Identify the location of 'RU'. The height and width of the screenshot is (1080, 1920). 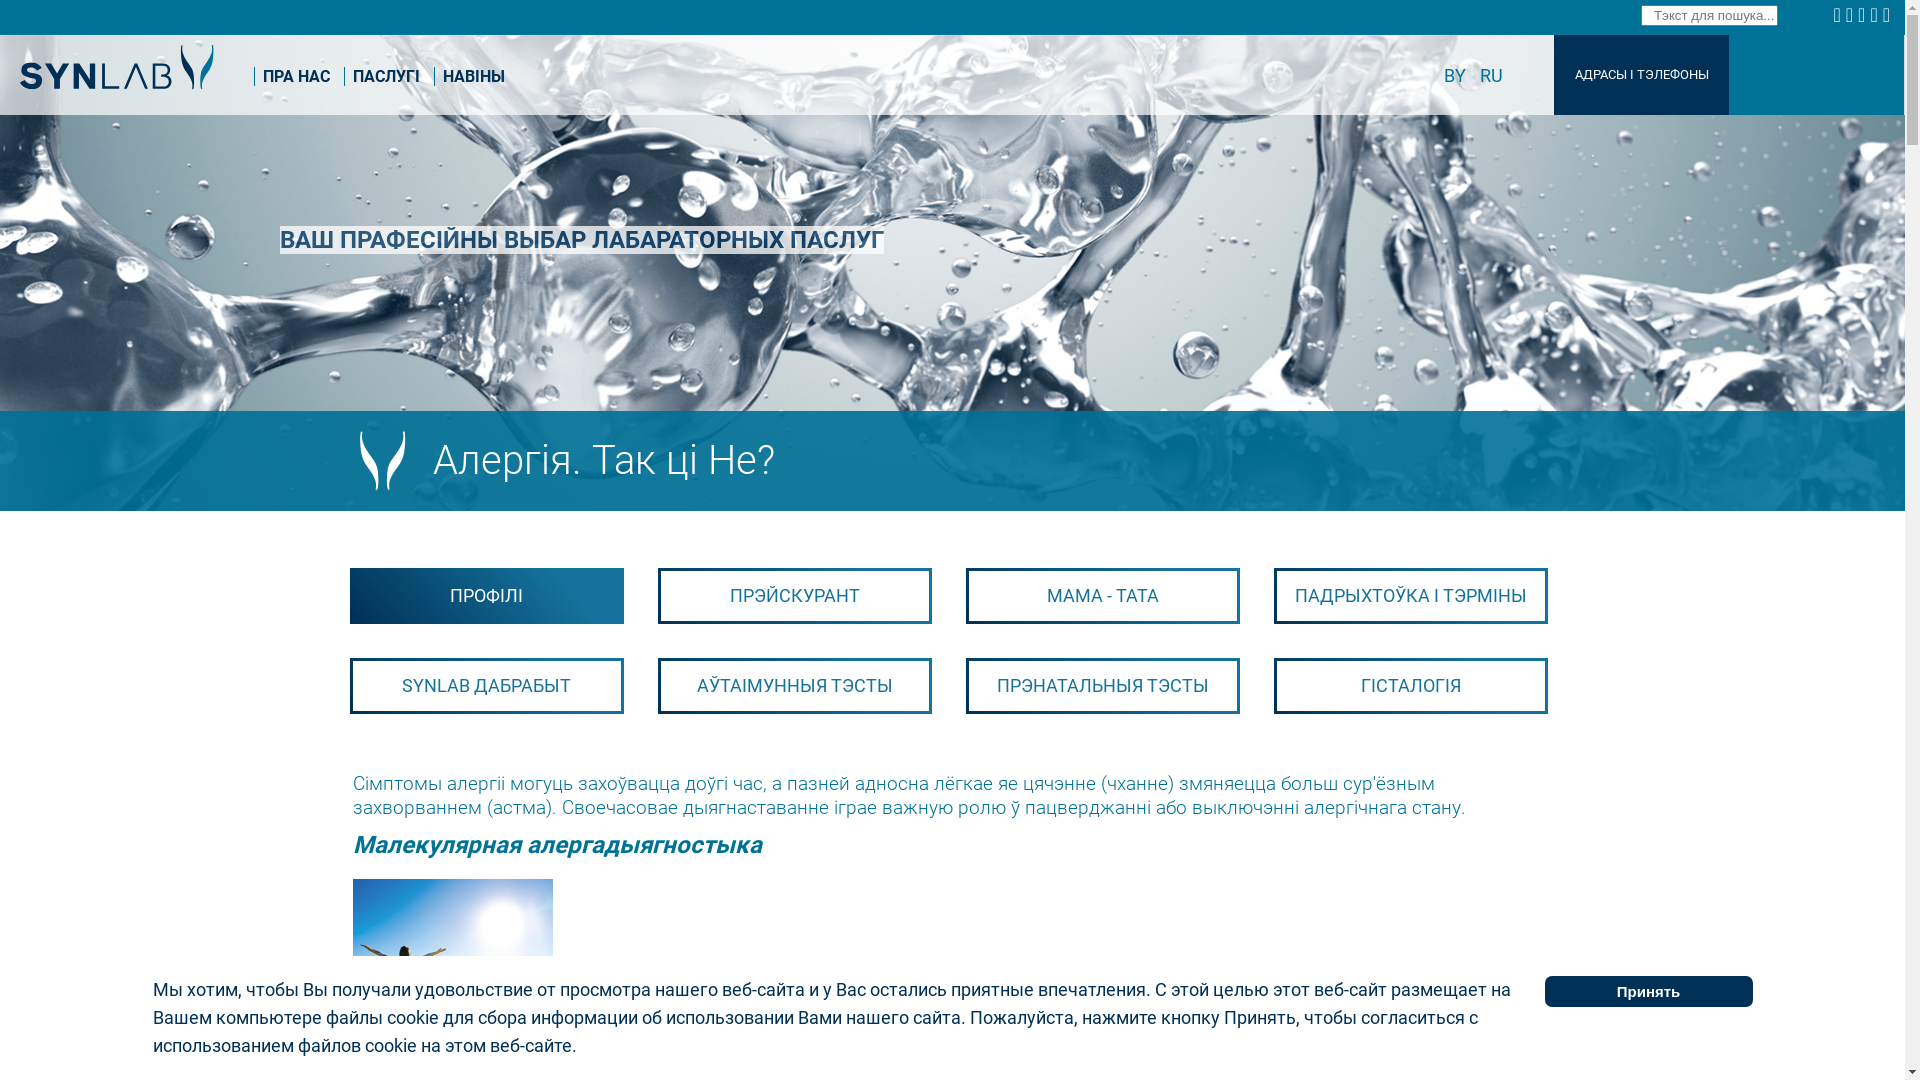
(1491, 74).